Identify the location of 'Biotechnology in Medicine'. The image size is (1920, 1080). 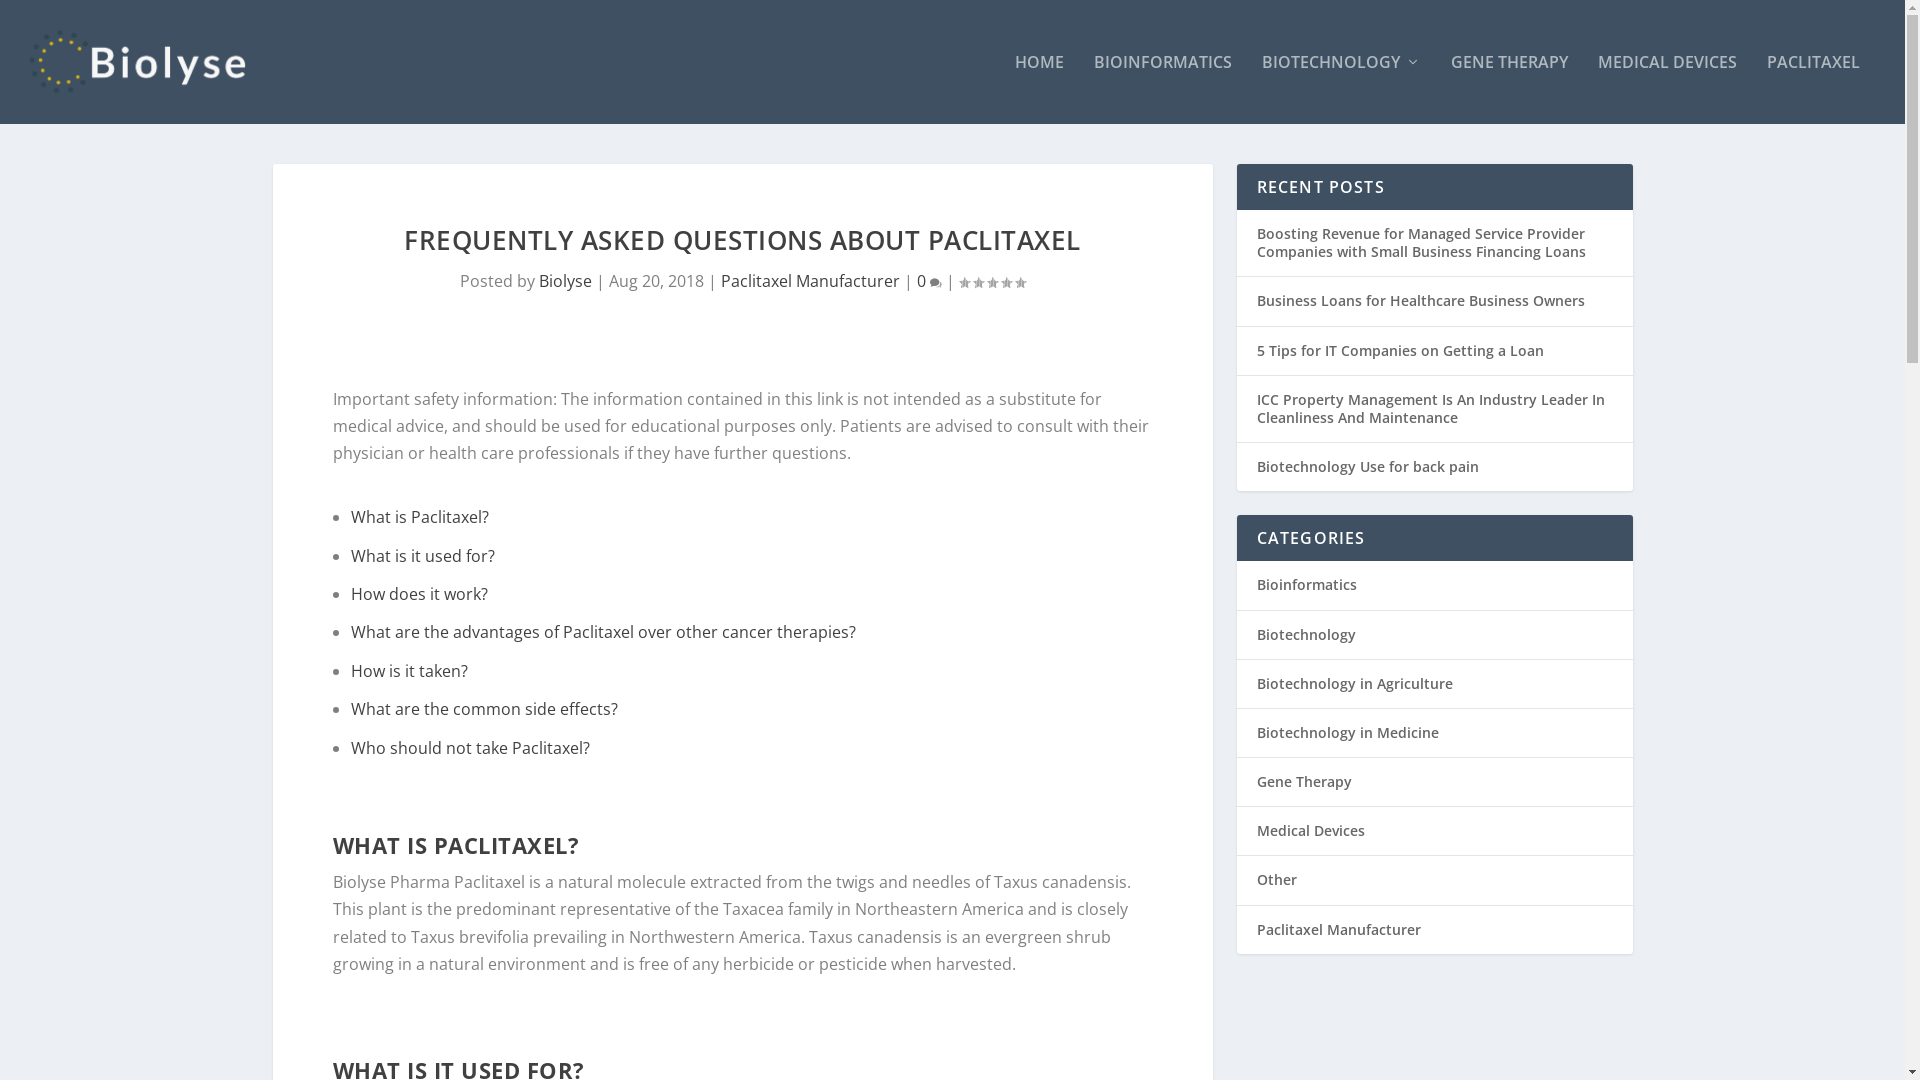
(1347, 732).